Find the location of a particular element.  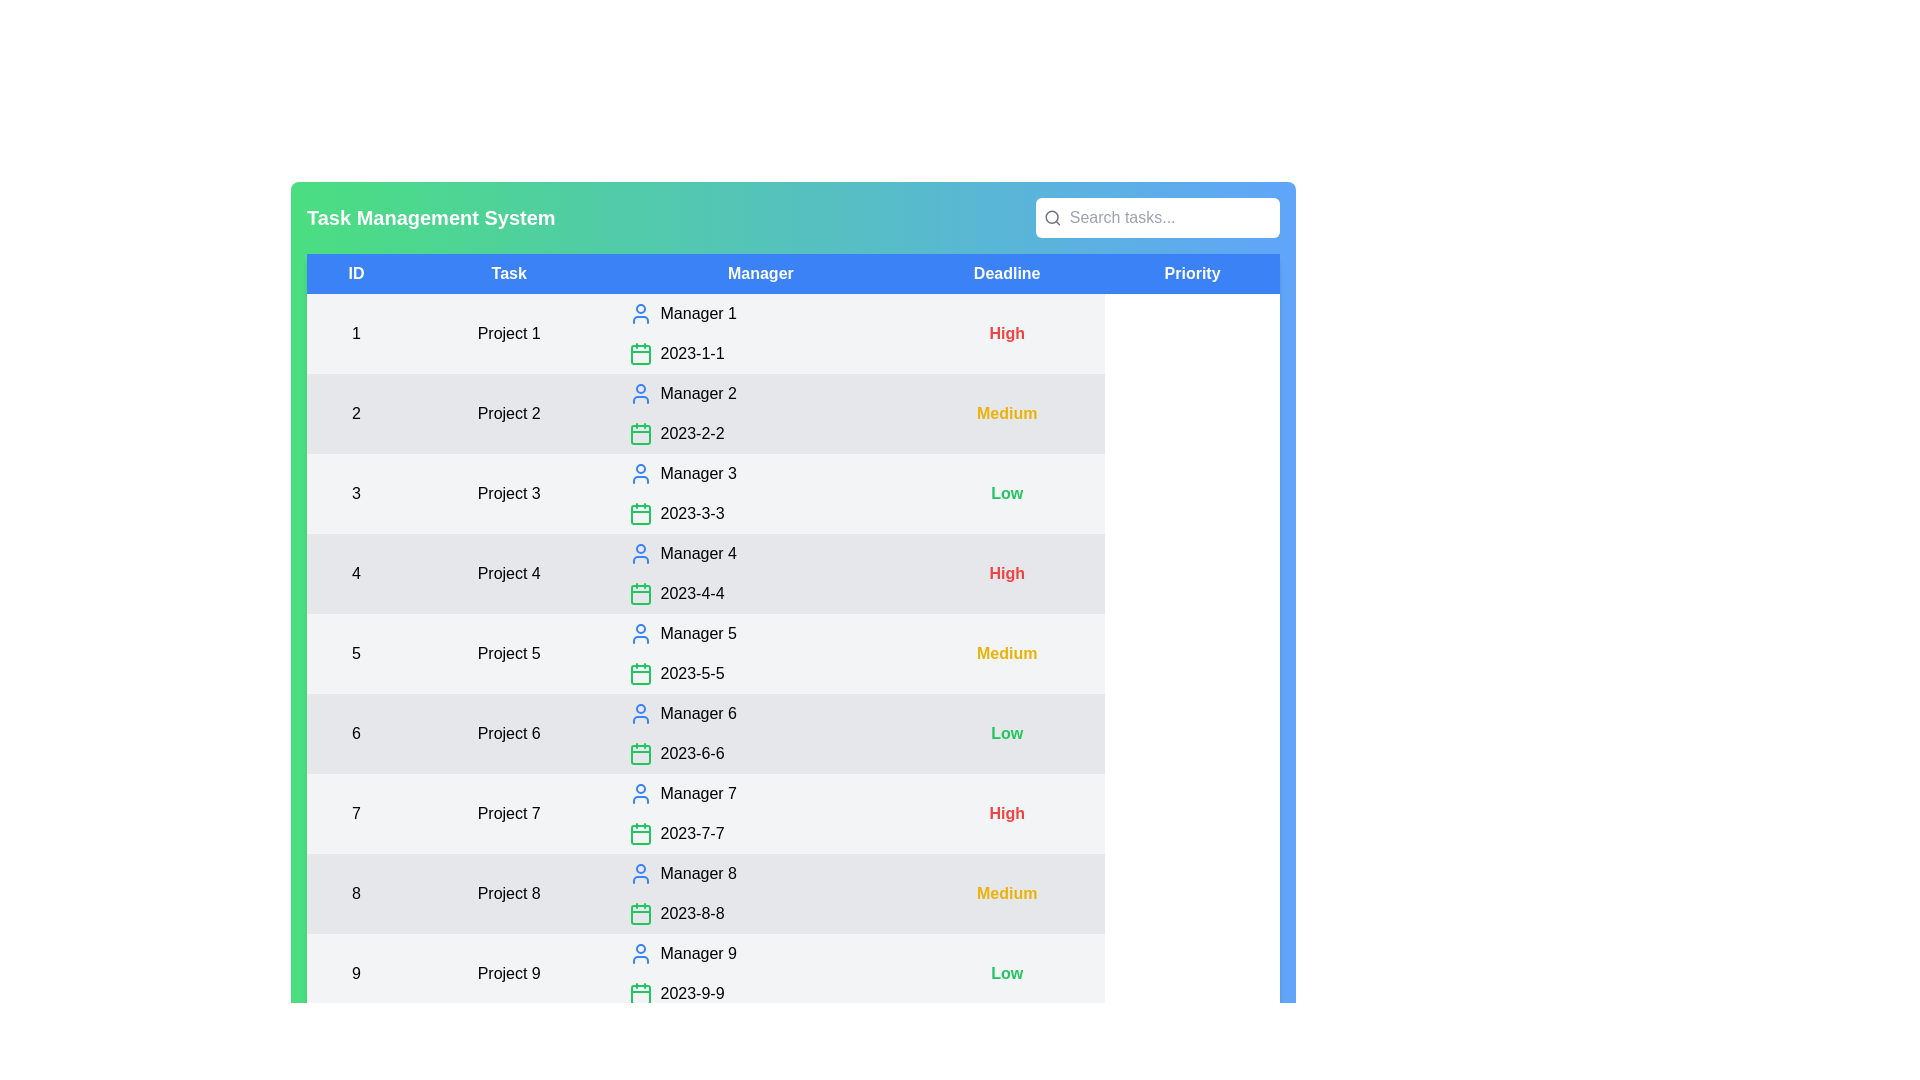

the column header Task to sort or filter the tasks is located at coordinates (508, 273).